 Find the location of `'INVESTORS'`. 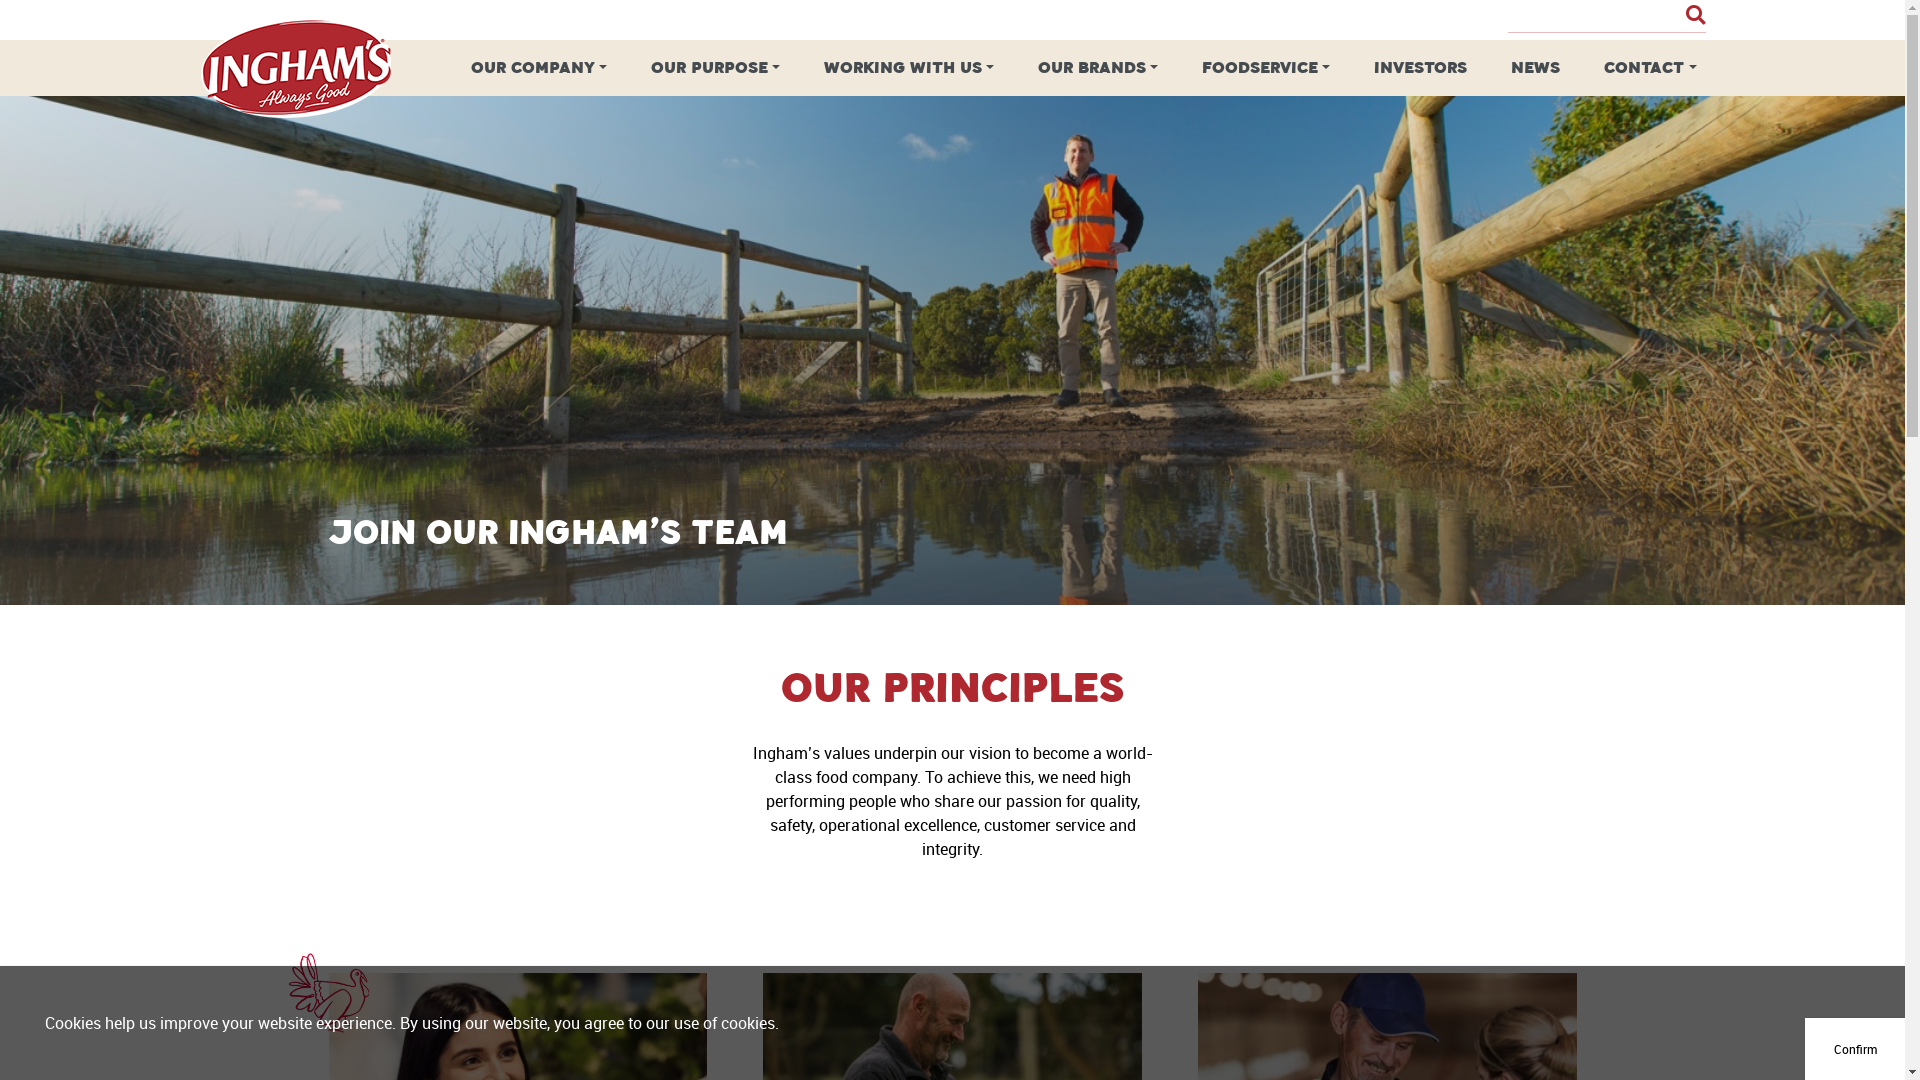

'INVESTORS' is located at coordinates (1419, 67).